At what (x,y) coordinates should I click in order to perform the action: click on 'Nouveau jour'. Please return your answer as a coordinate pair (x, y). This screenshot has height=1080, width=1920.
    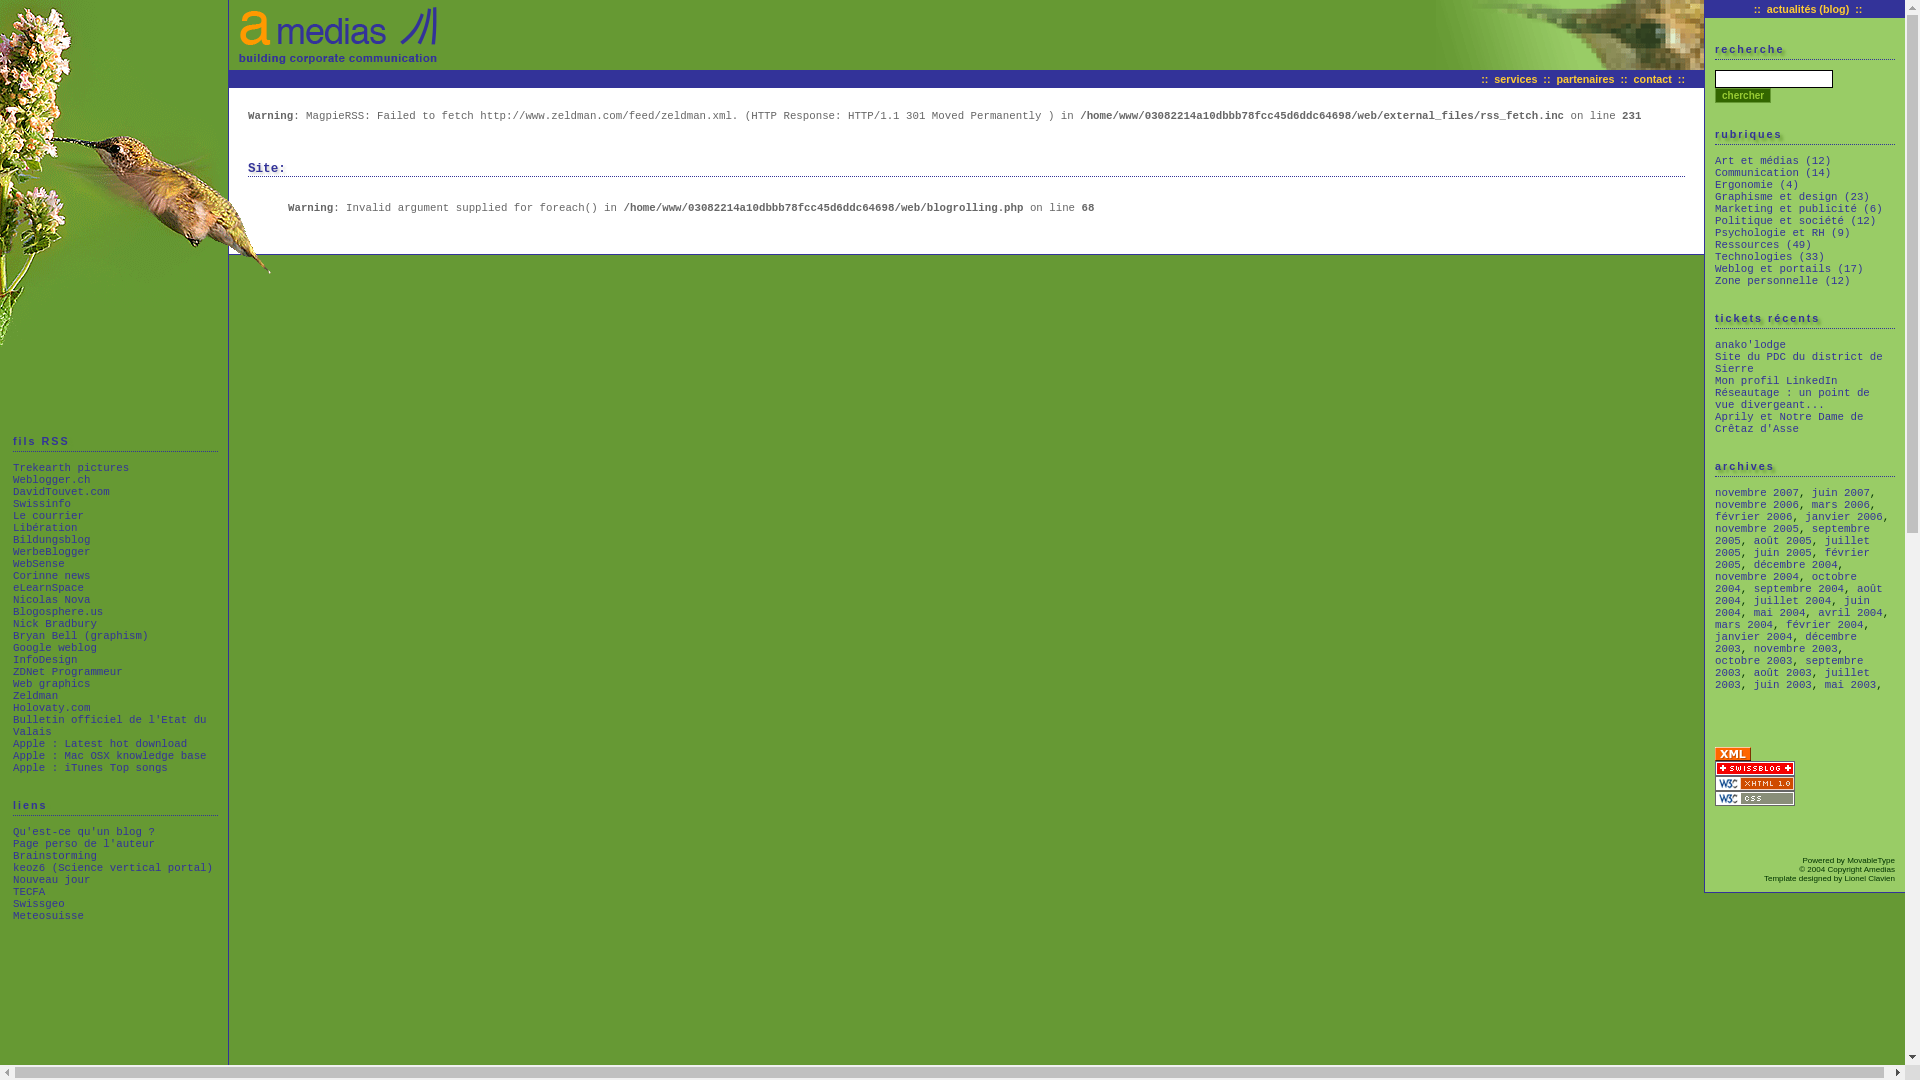
    Looking at the image, I should click on (13, 878).